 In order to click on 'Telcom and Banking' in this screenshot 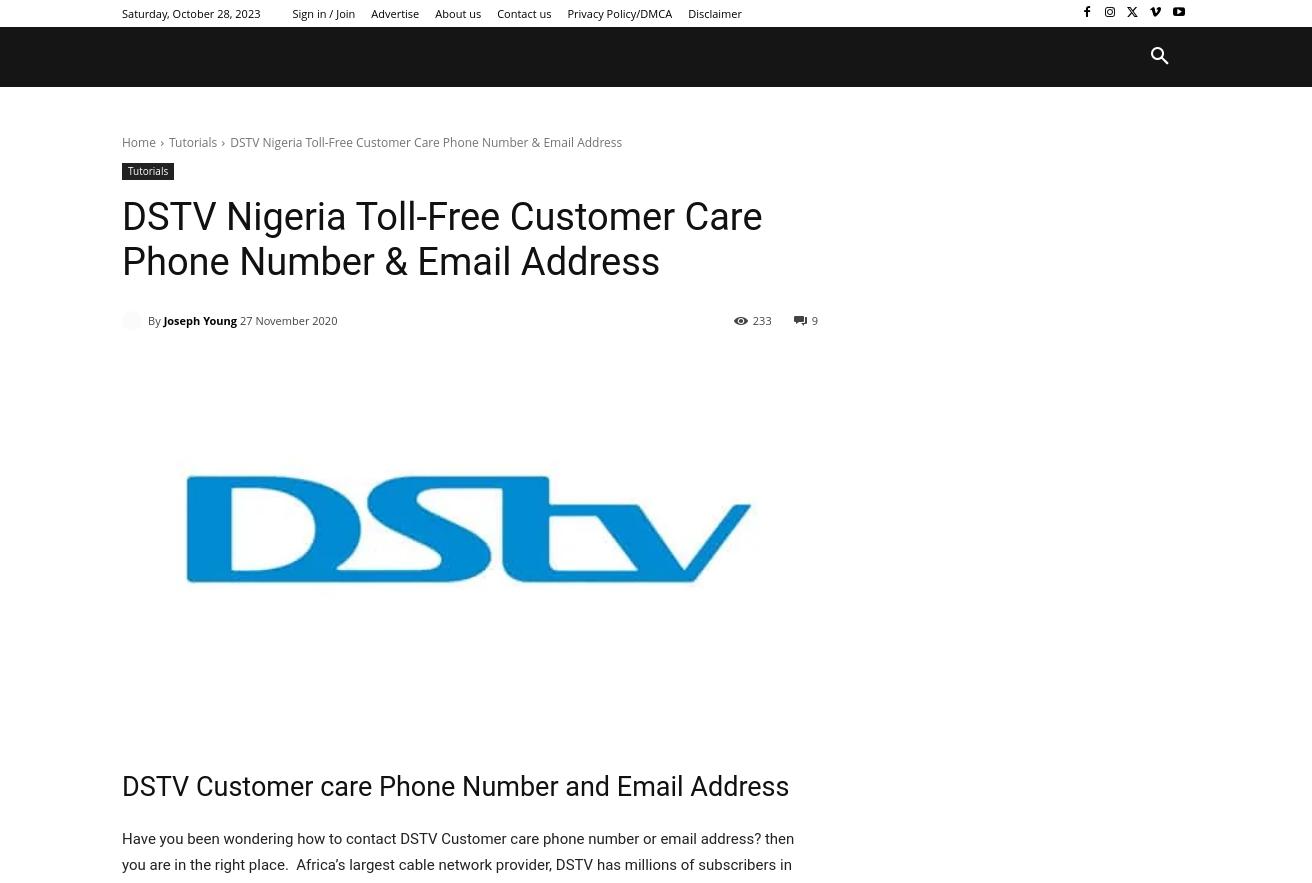, I will do `click(913, 54)`.